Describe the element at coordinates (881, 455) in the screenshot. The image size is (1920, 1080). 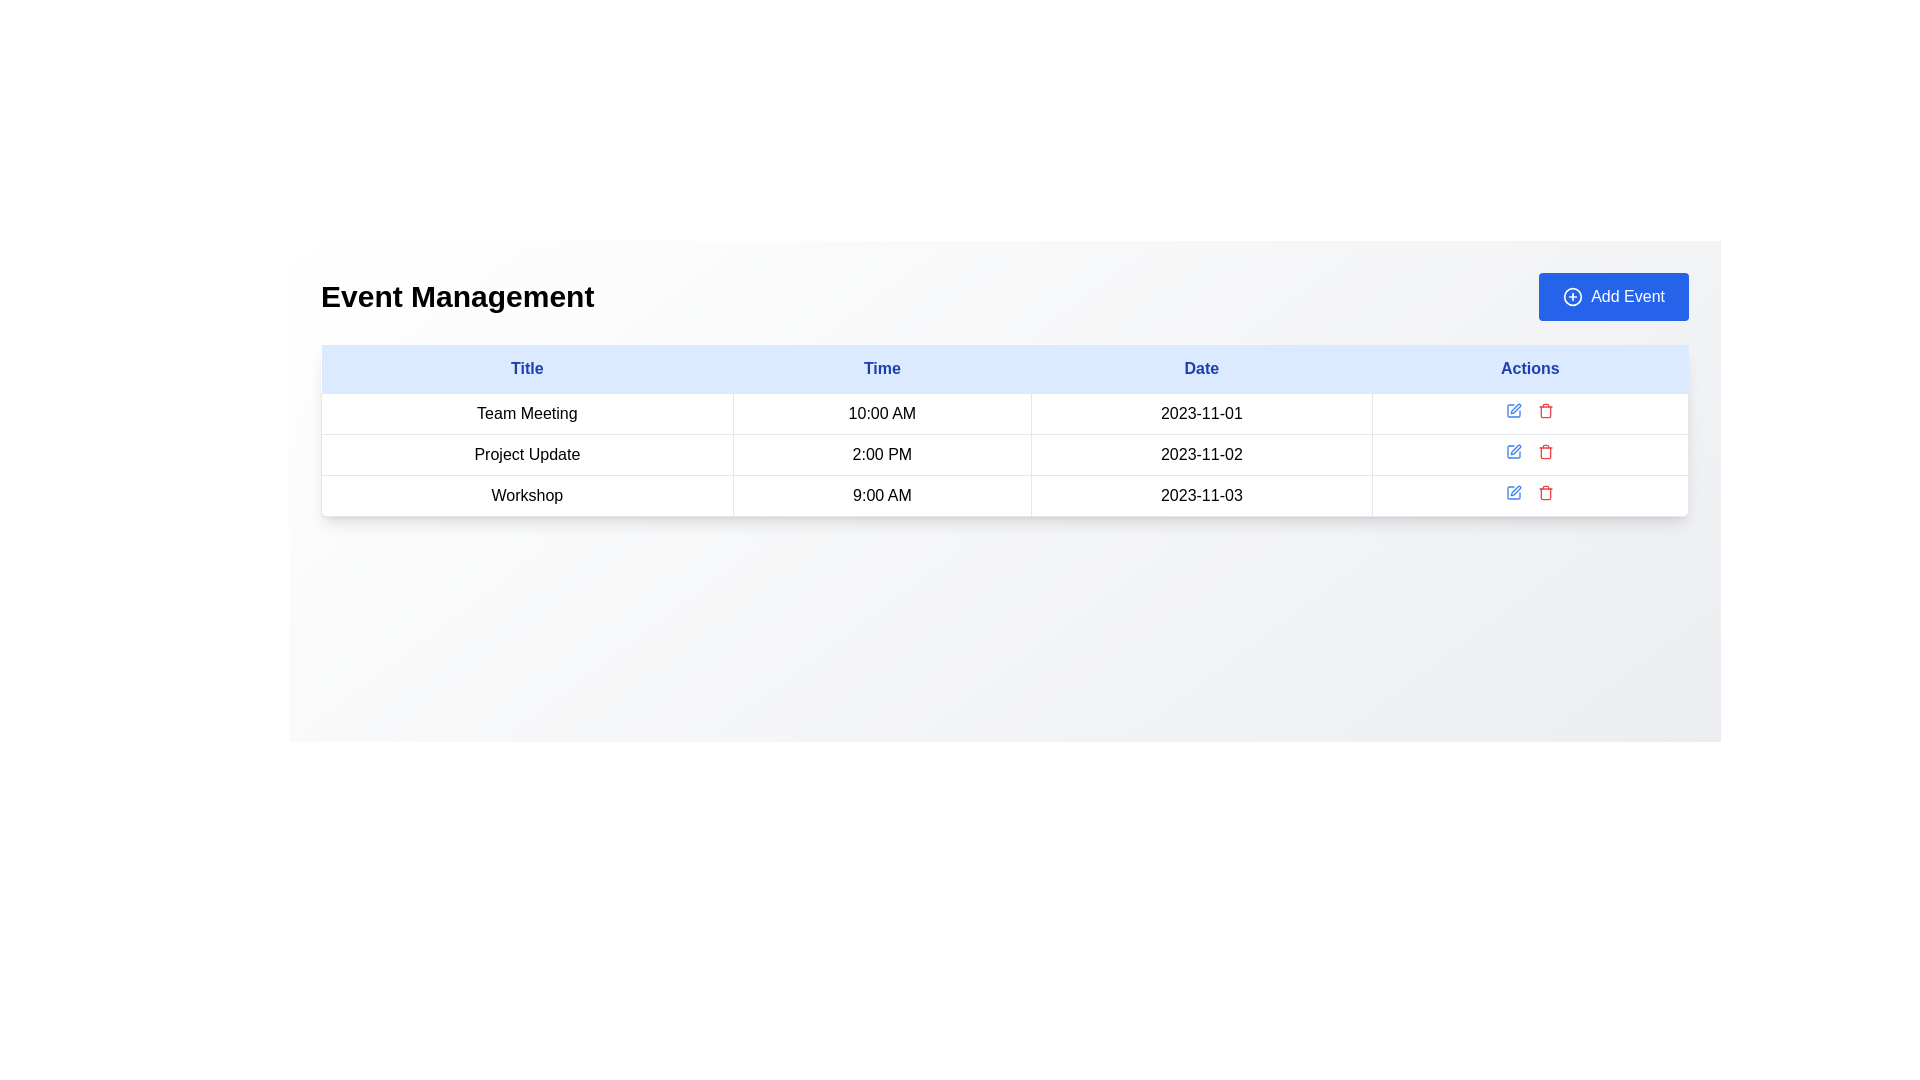
I see `the text label displaying '2:00 PM' which is located in the second row of the table in the 'Time' column, between 'Project Update' and '2023-11-02'` at that location.